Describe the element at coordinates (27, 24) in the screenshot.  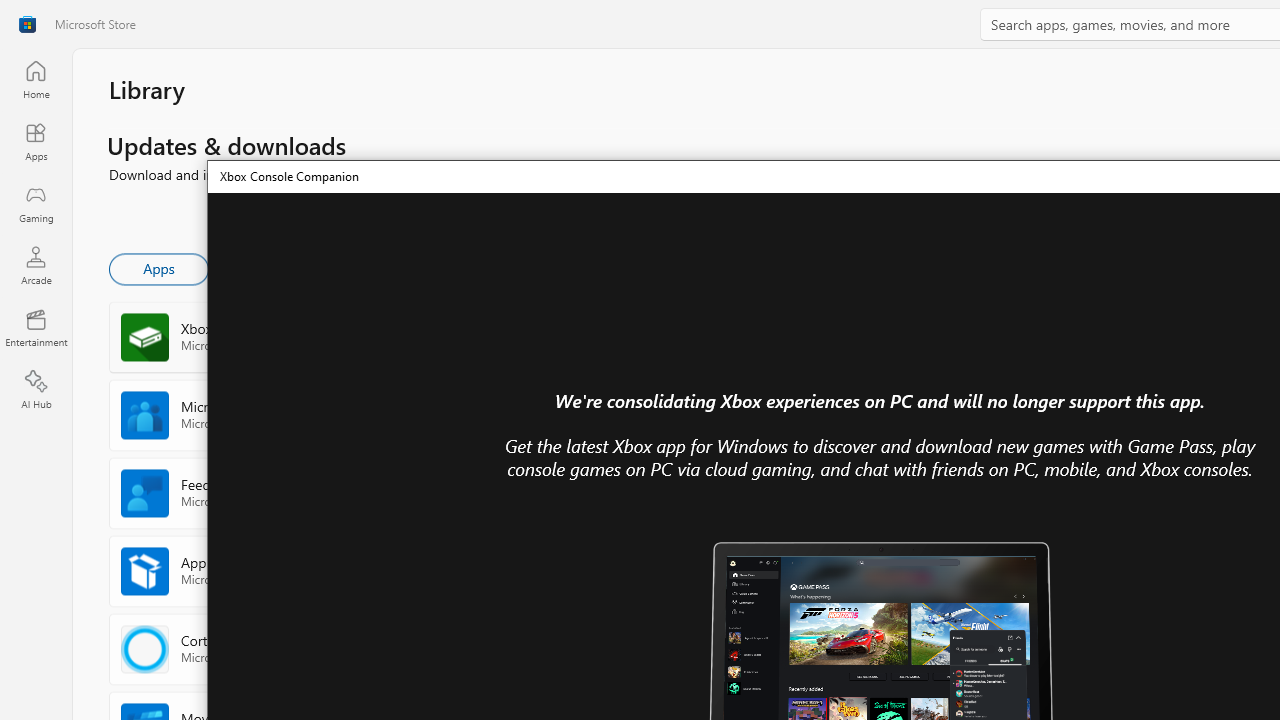
I see `'Class: Image'` at that location.